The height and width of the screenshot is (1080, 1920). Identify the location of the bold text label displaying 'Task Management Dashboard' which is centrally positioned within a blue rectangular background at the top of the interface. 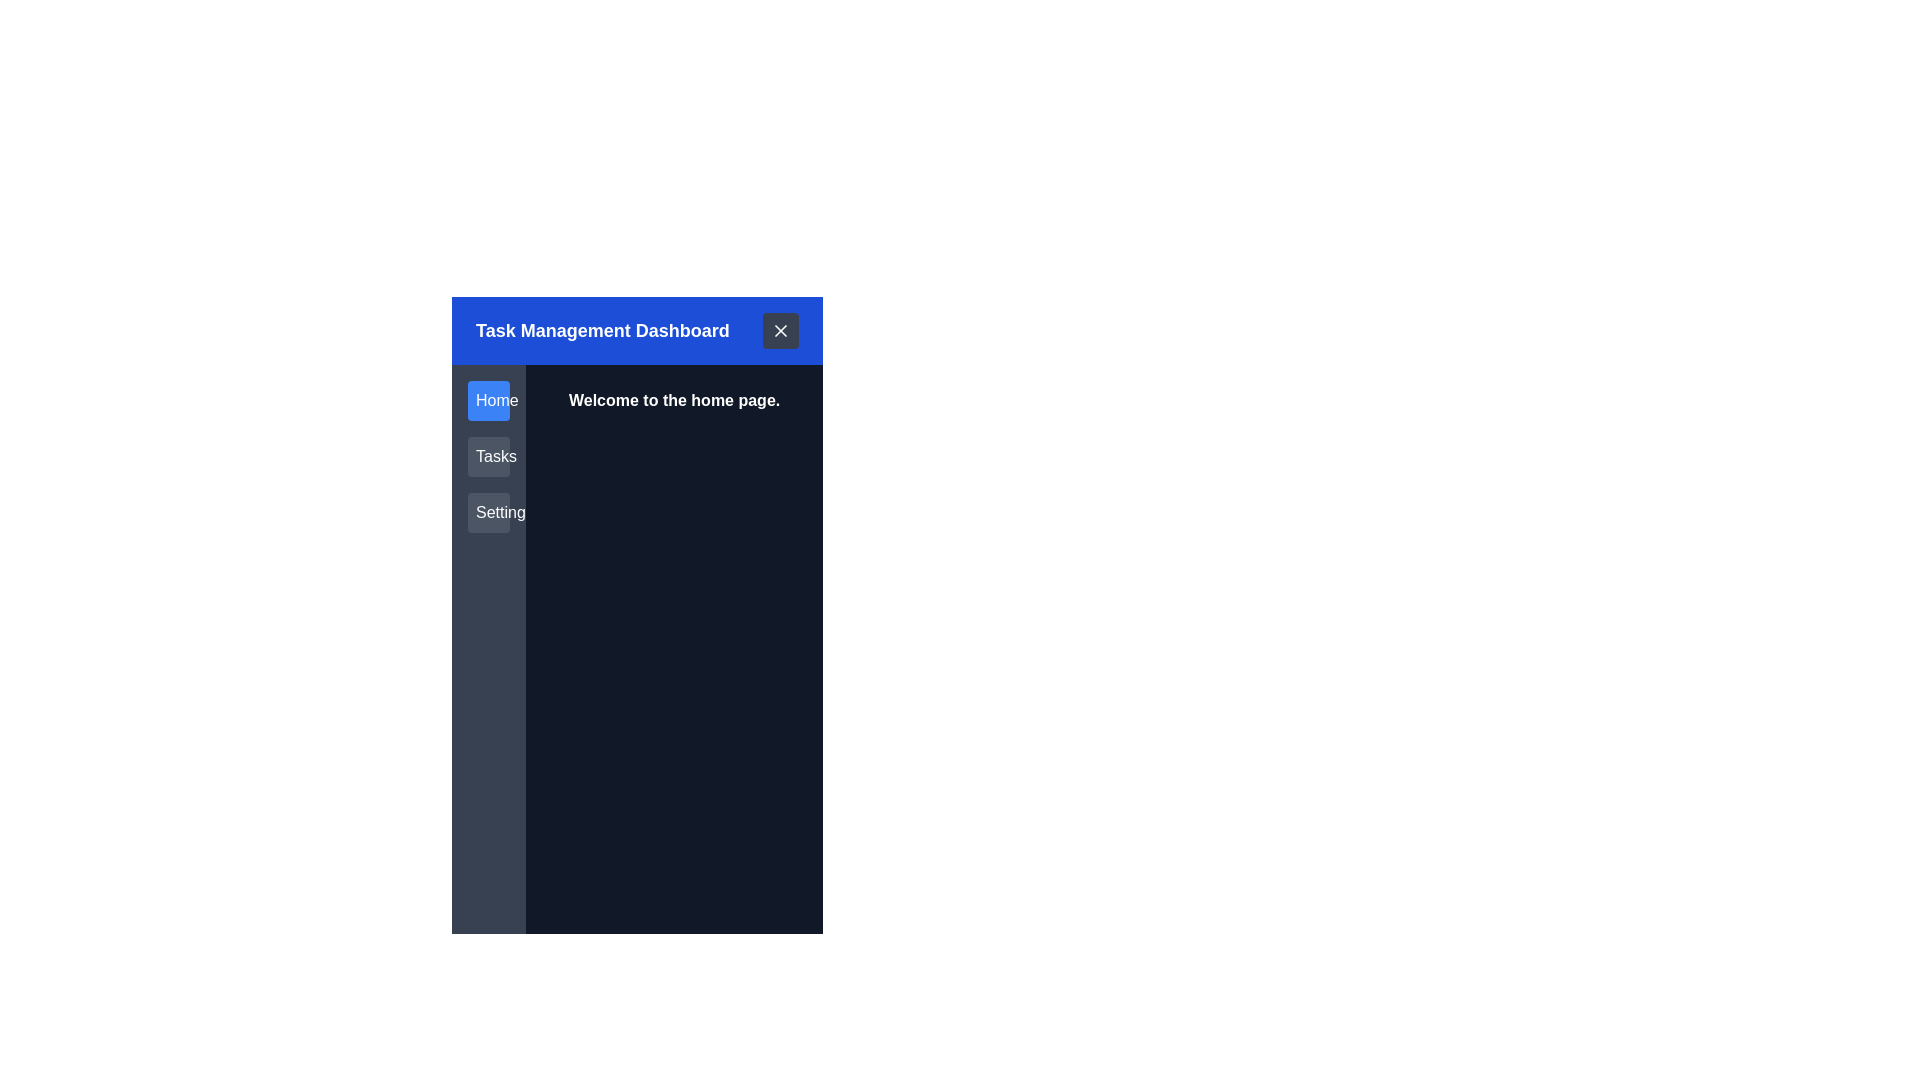
(601, 330).